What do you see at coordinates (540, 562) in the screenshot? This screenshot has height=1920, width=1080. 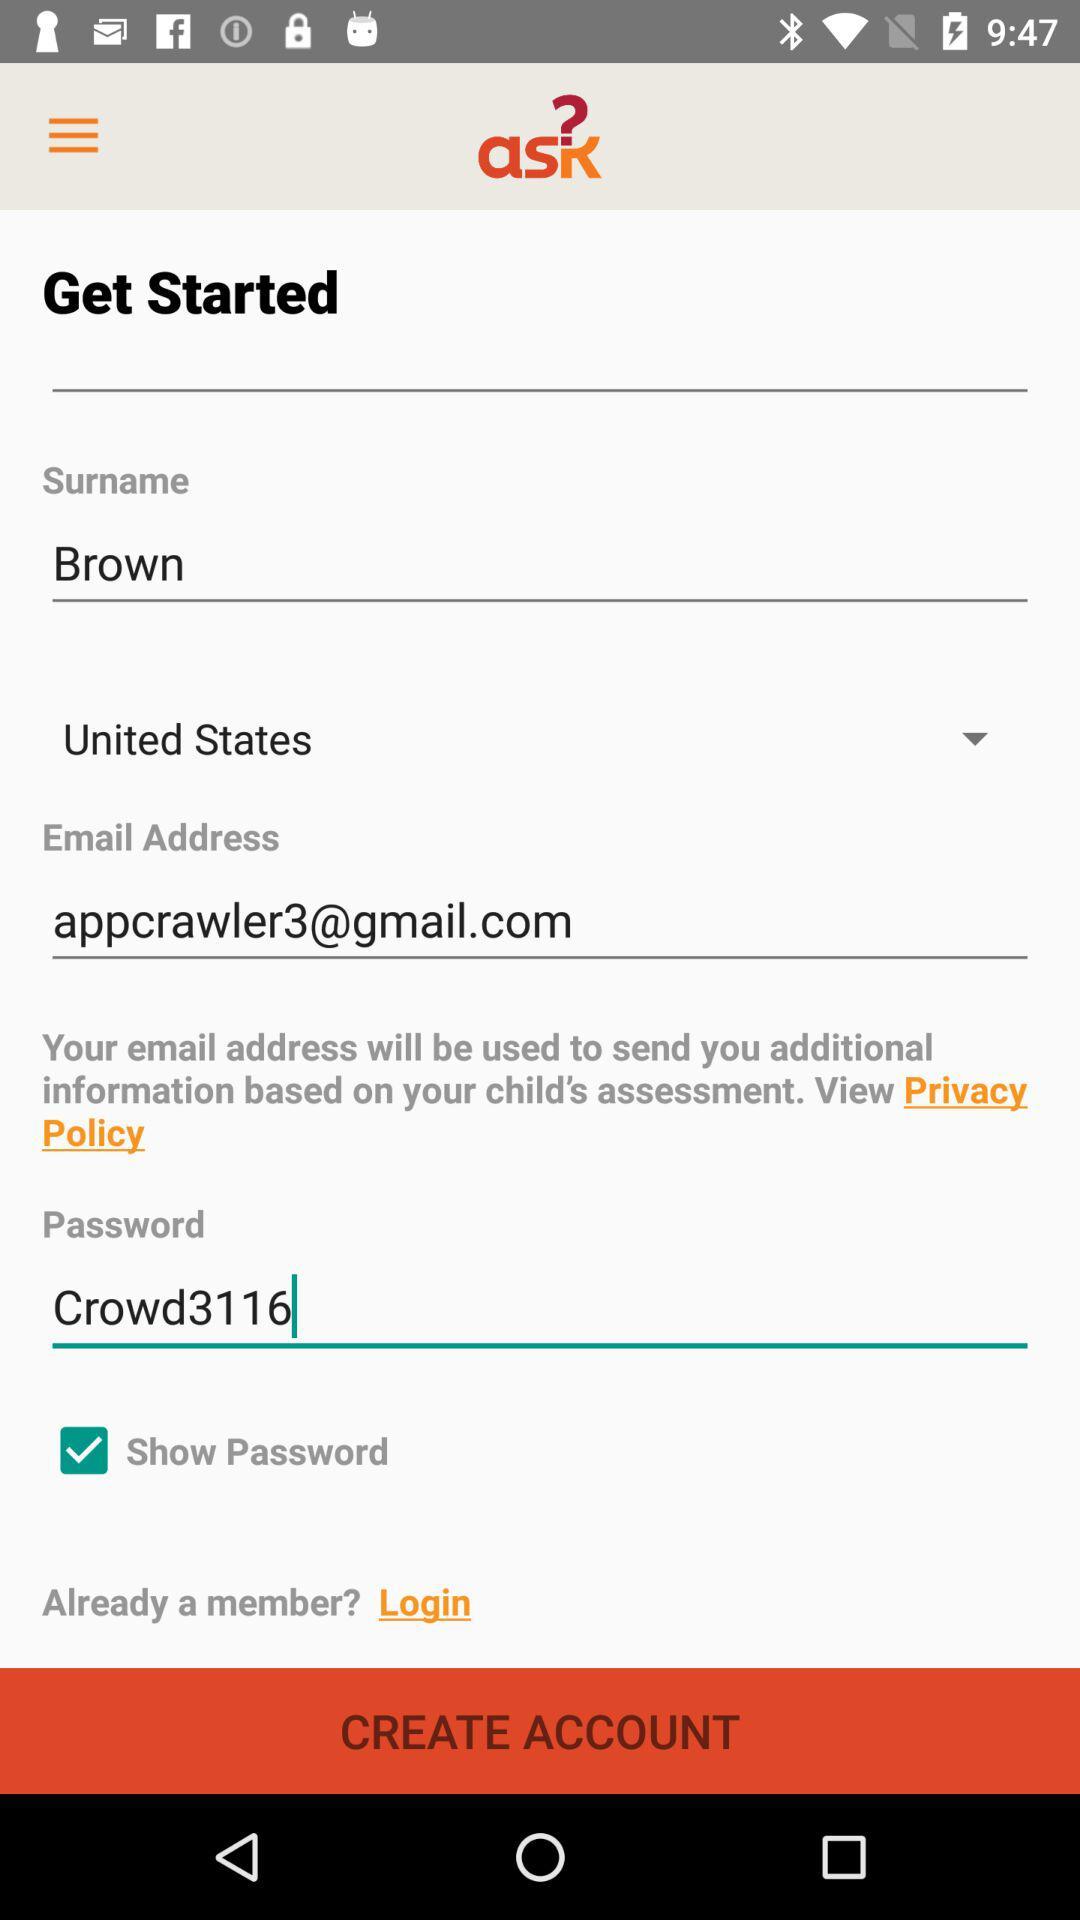 I see `the item above united states` at bounding box center [540, 562].